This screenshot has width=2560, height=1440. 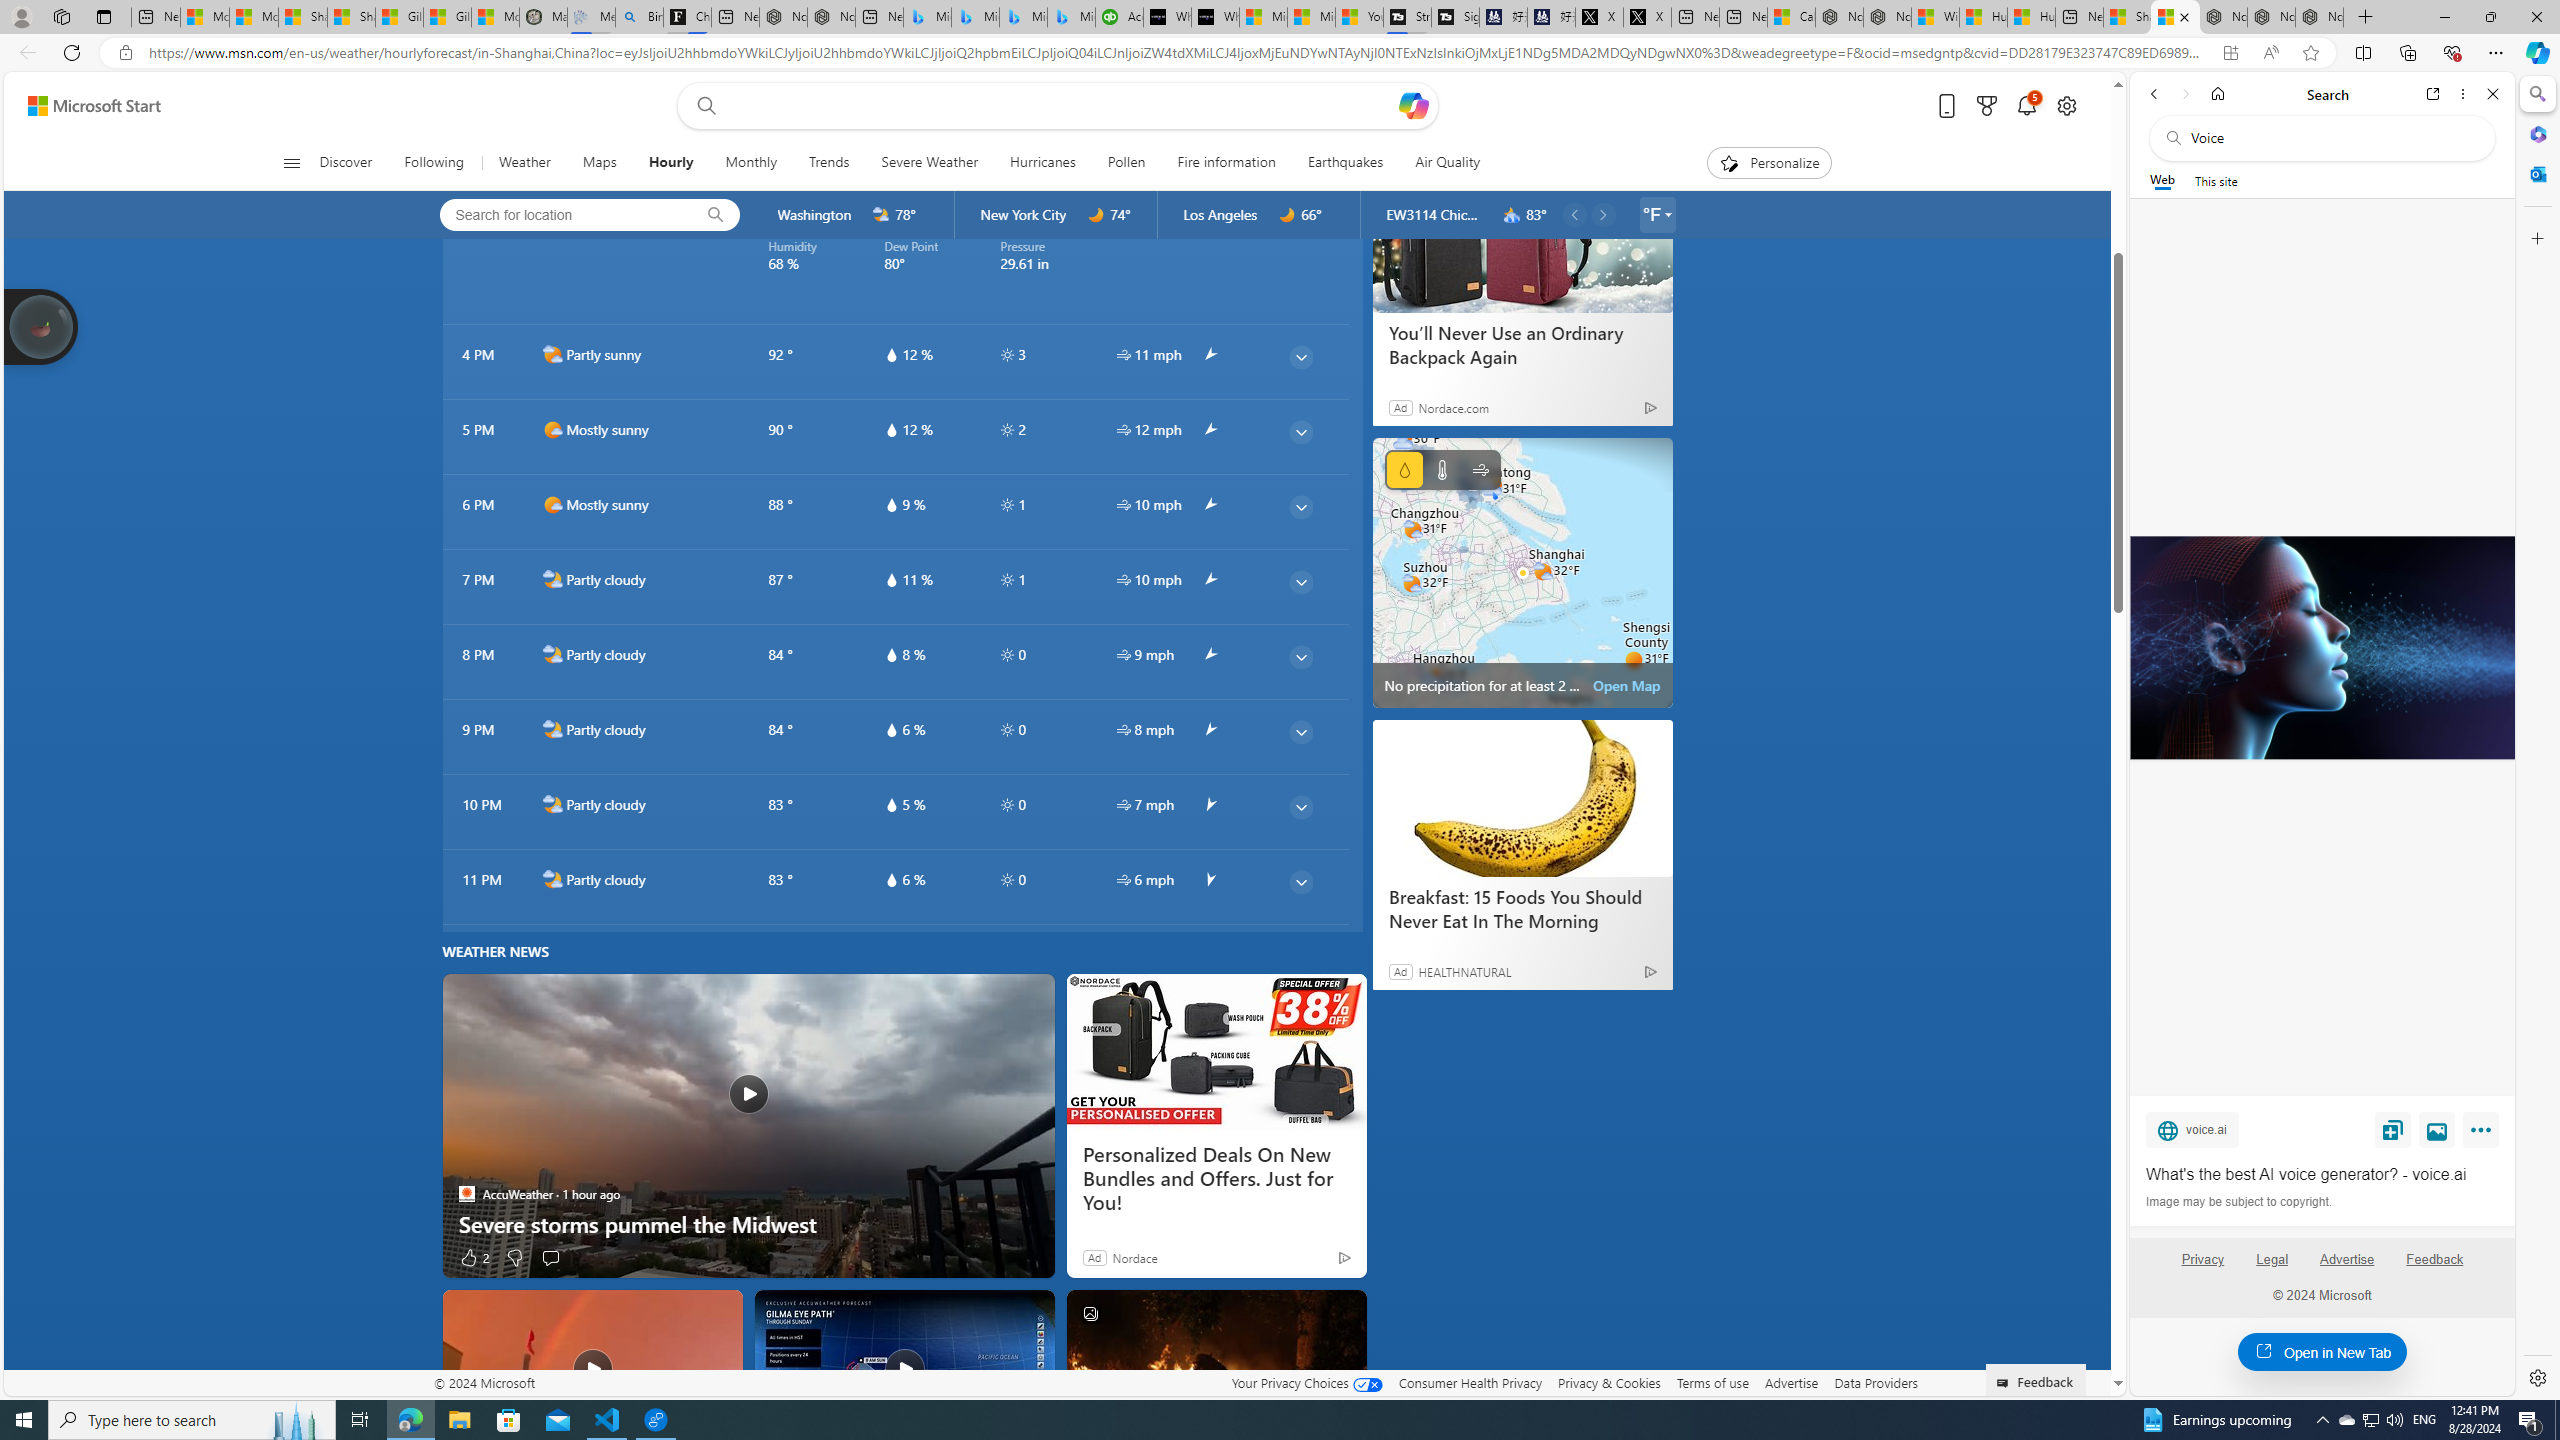 What do you see at coordinates (2535, 237) in the screenshot?
I see `'Customize'` at bounding box center [2535, 237].